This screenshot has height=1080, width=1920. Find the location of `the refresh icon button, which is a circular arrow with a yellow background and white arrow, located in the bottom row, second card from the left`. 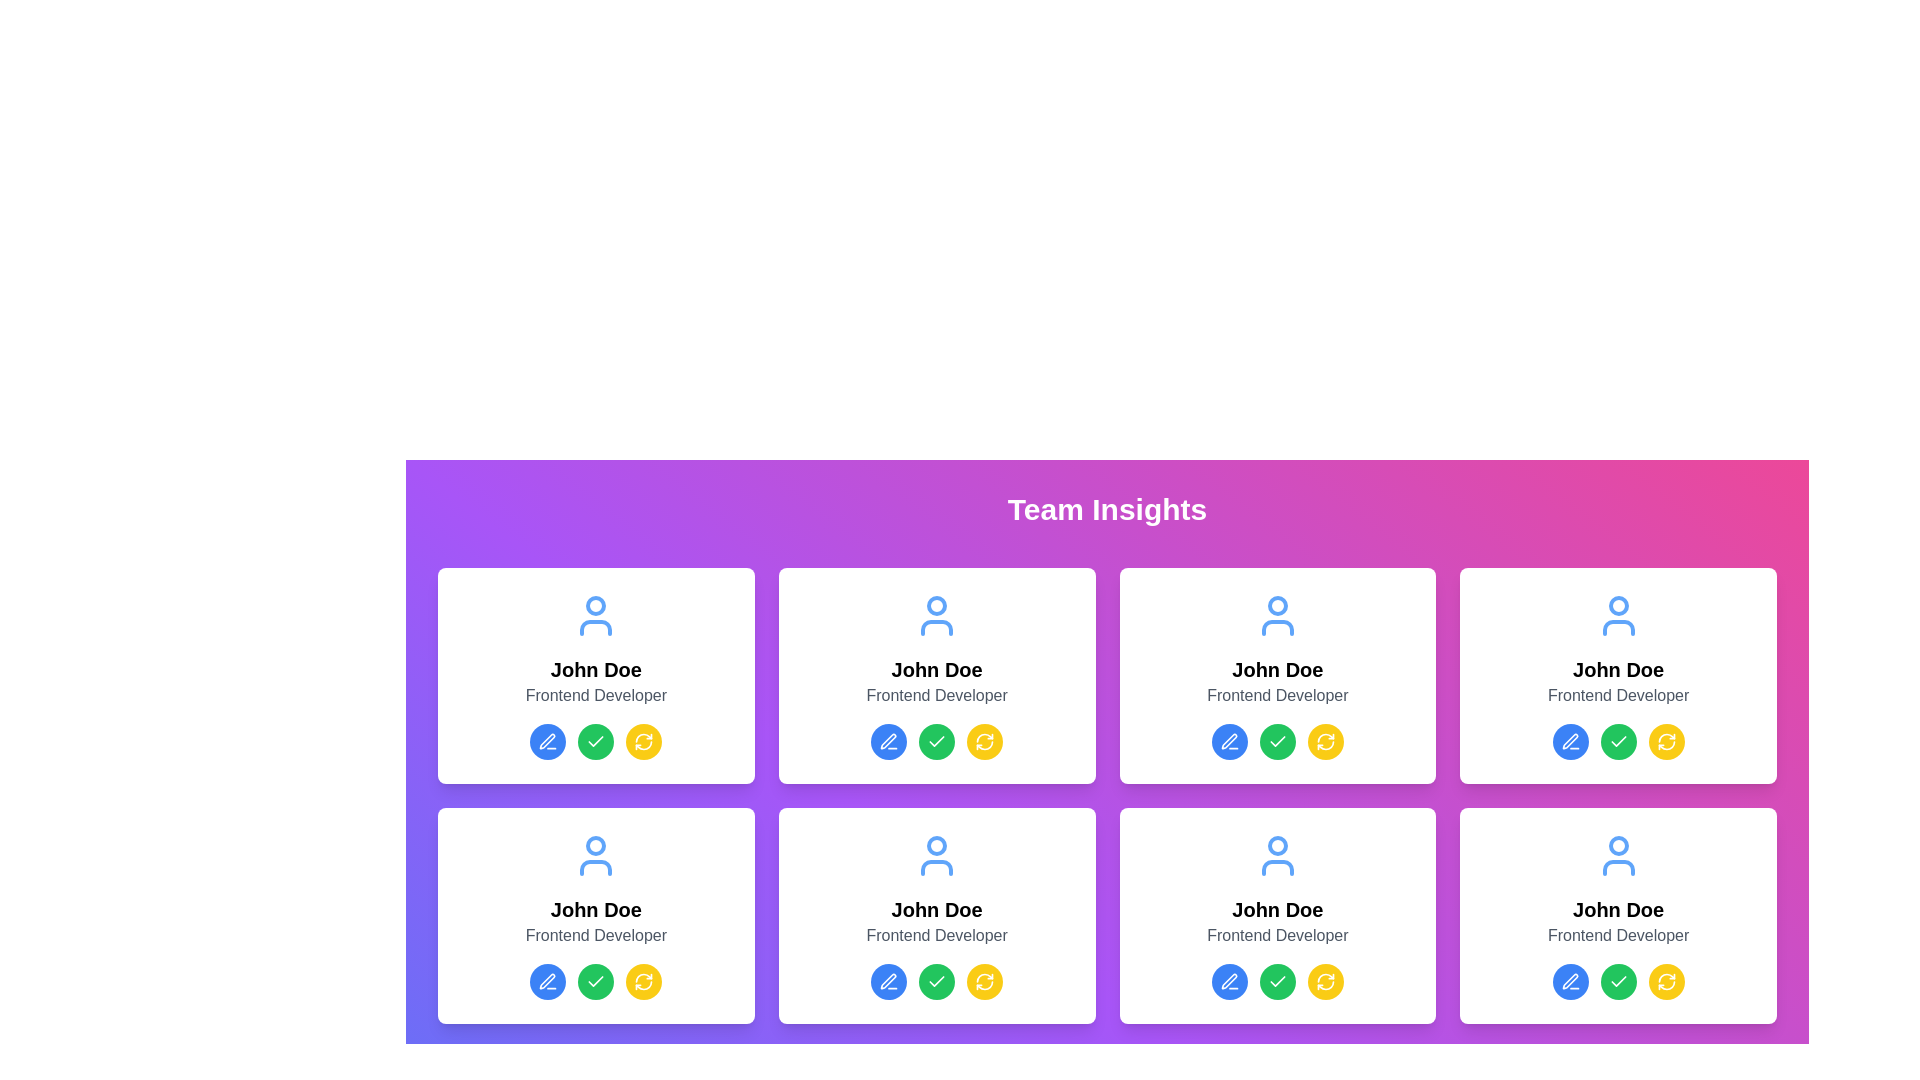

the refresh icon button, which is a circular arrow with a yellow background and white arrow, located in the bottom row, second card from the left is located at coordinates (644, 981).